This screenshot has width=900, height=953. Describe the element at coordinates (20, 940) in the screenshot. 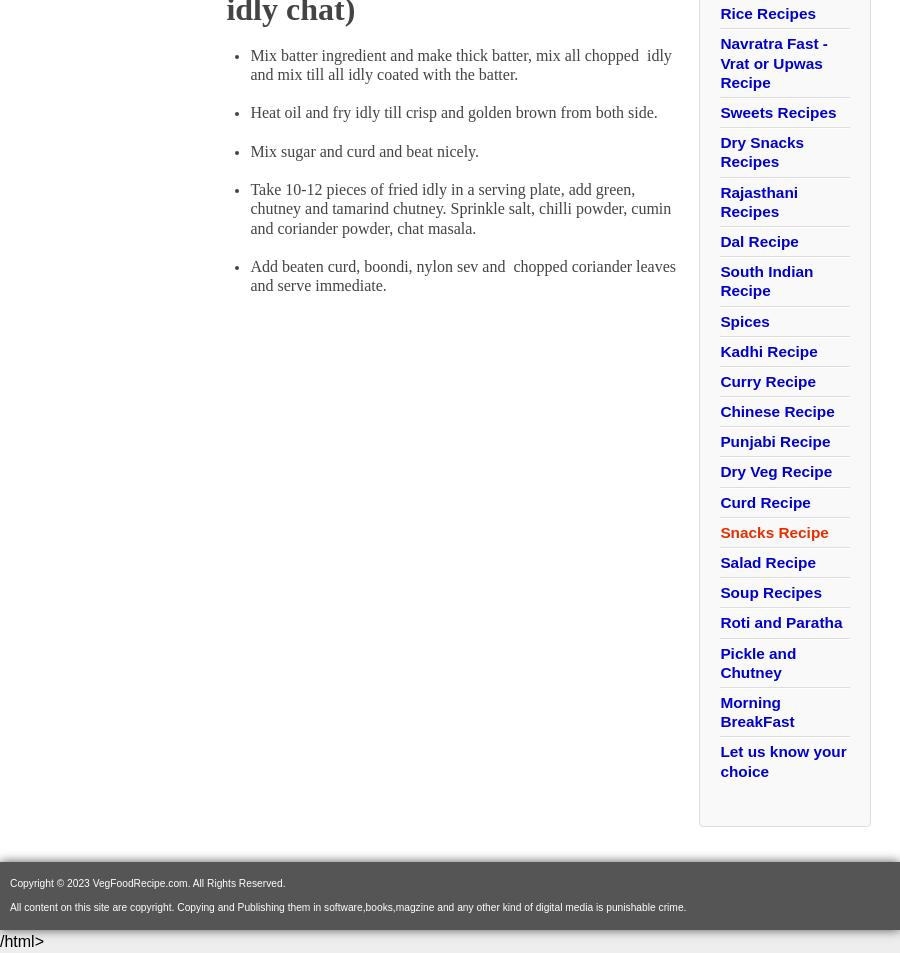

I see `'/html>'` at that location.